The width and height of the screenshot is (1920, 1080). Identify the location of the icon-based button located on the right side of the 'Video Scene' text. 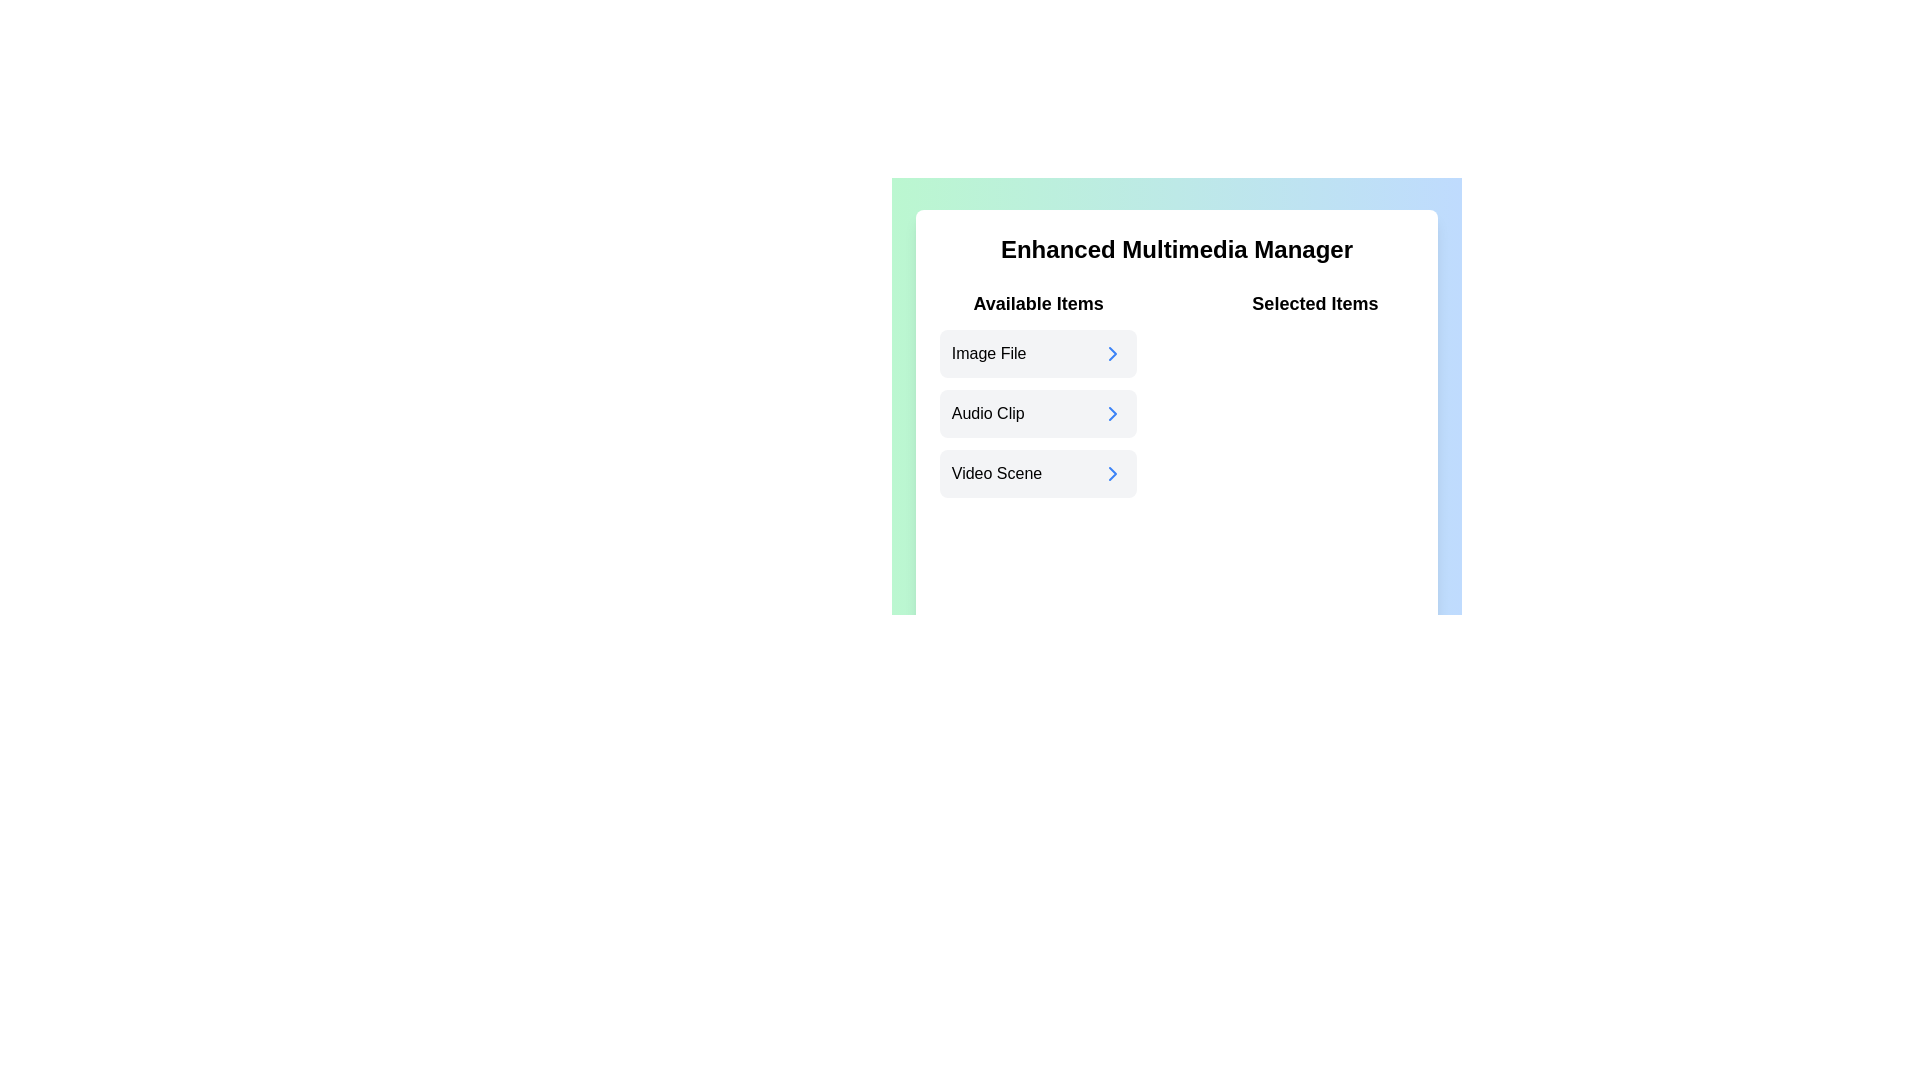
(1112, 474).